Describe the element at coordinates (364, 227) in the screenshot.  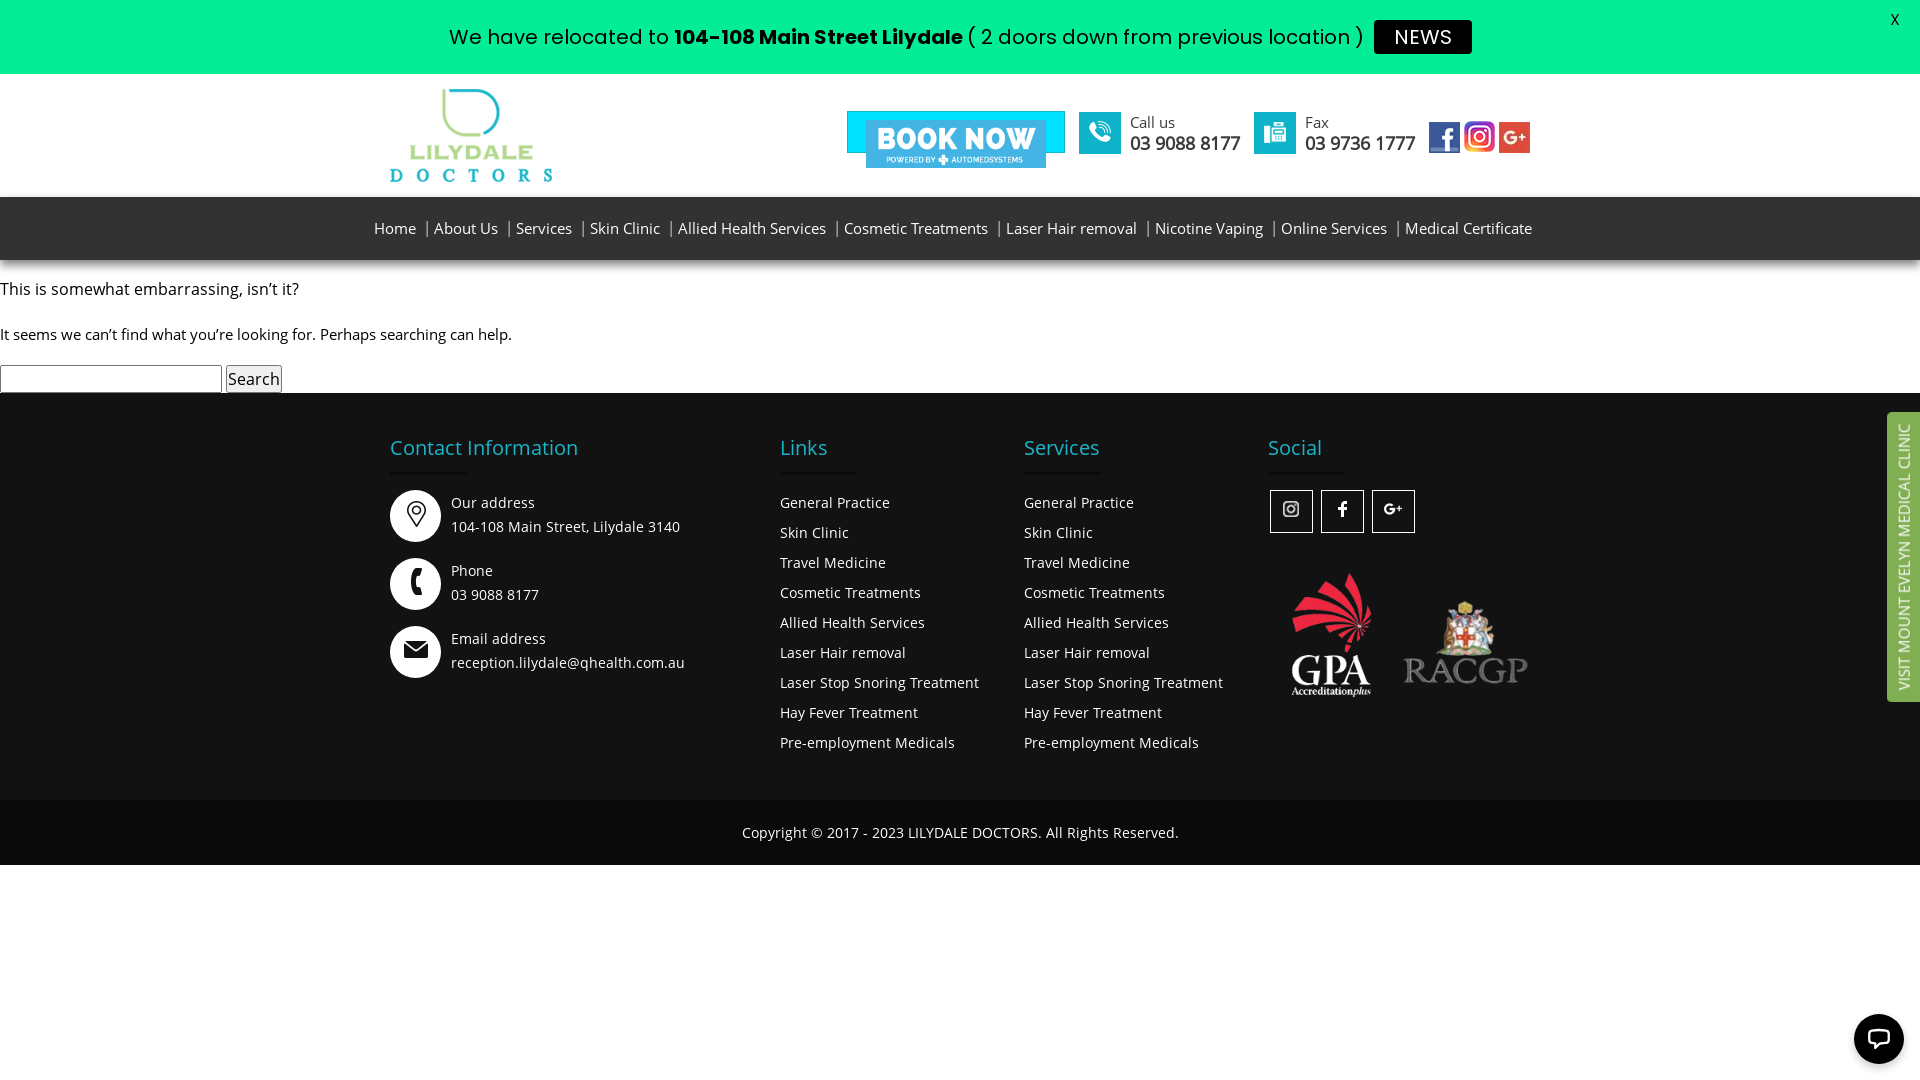
I see `'Home'` at that location.